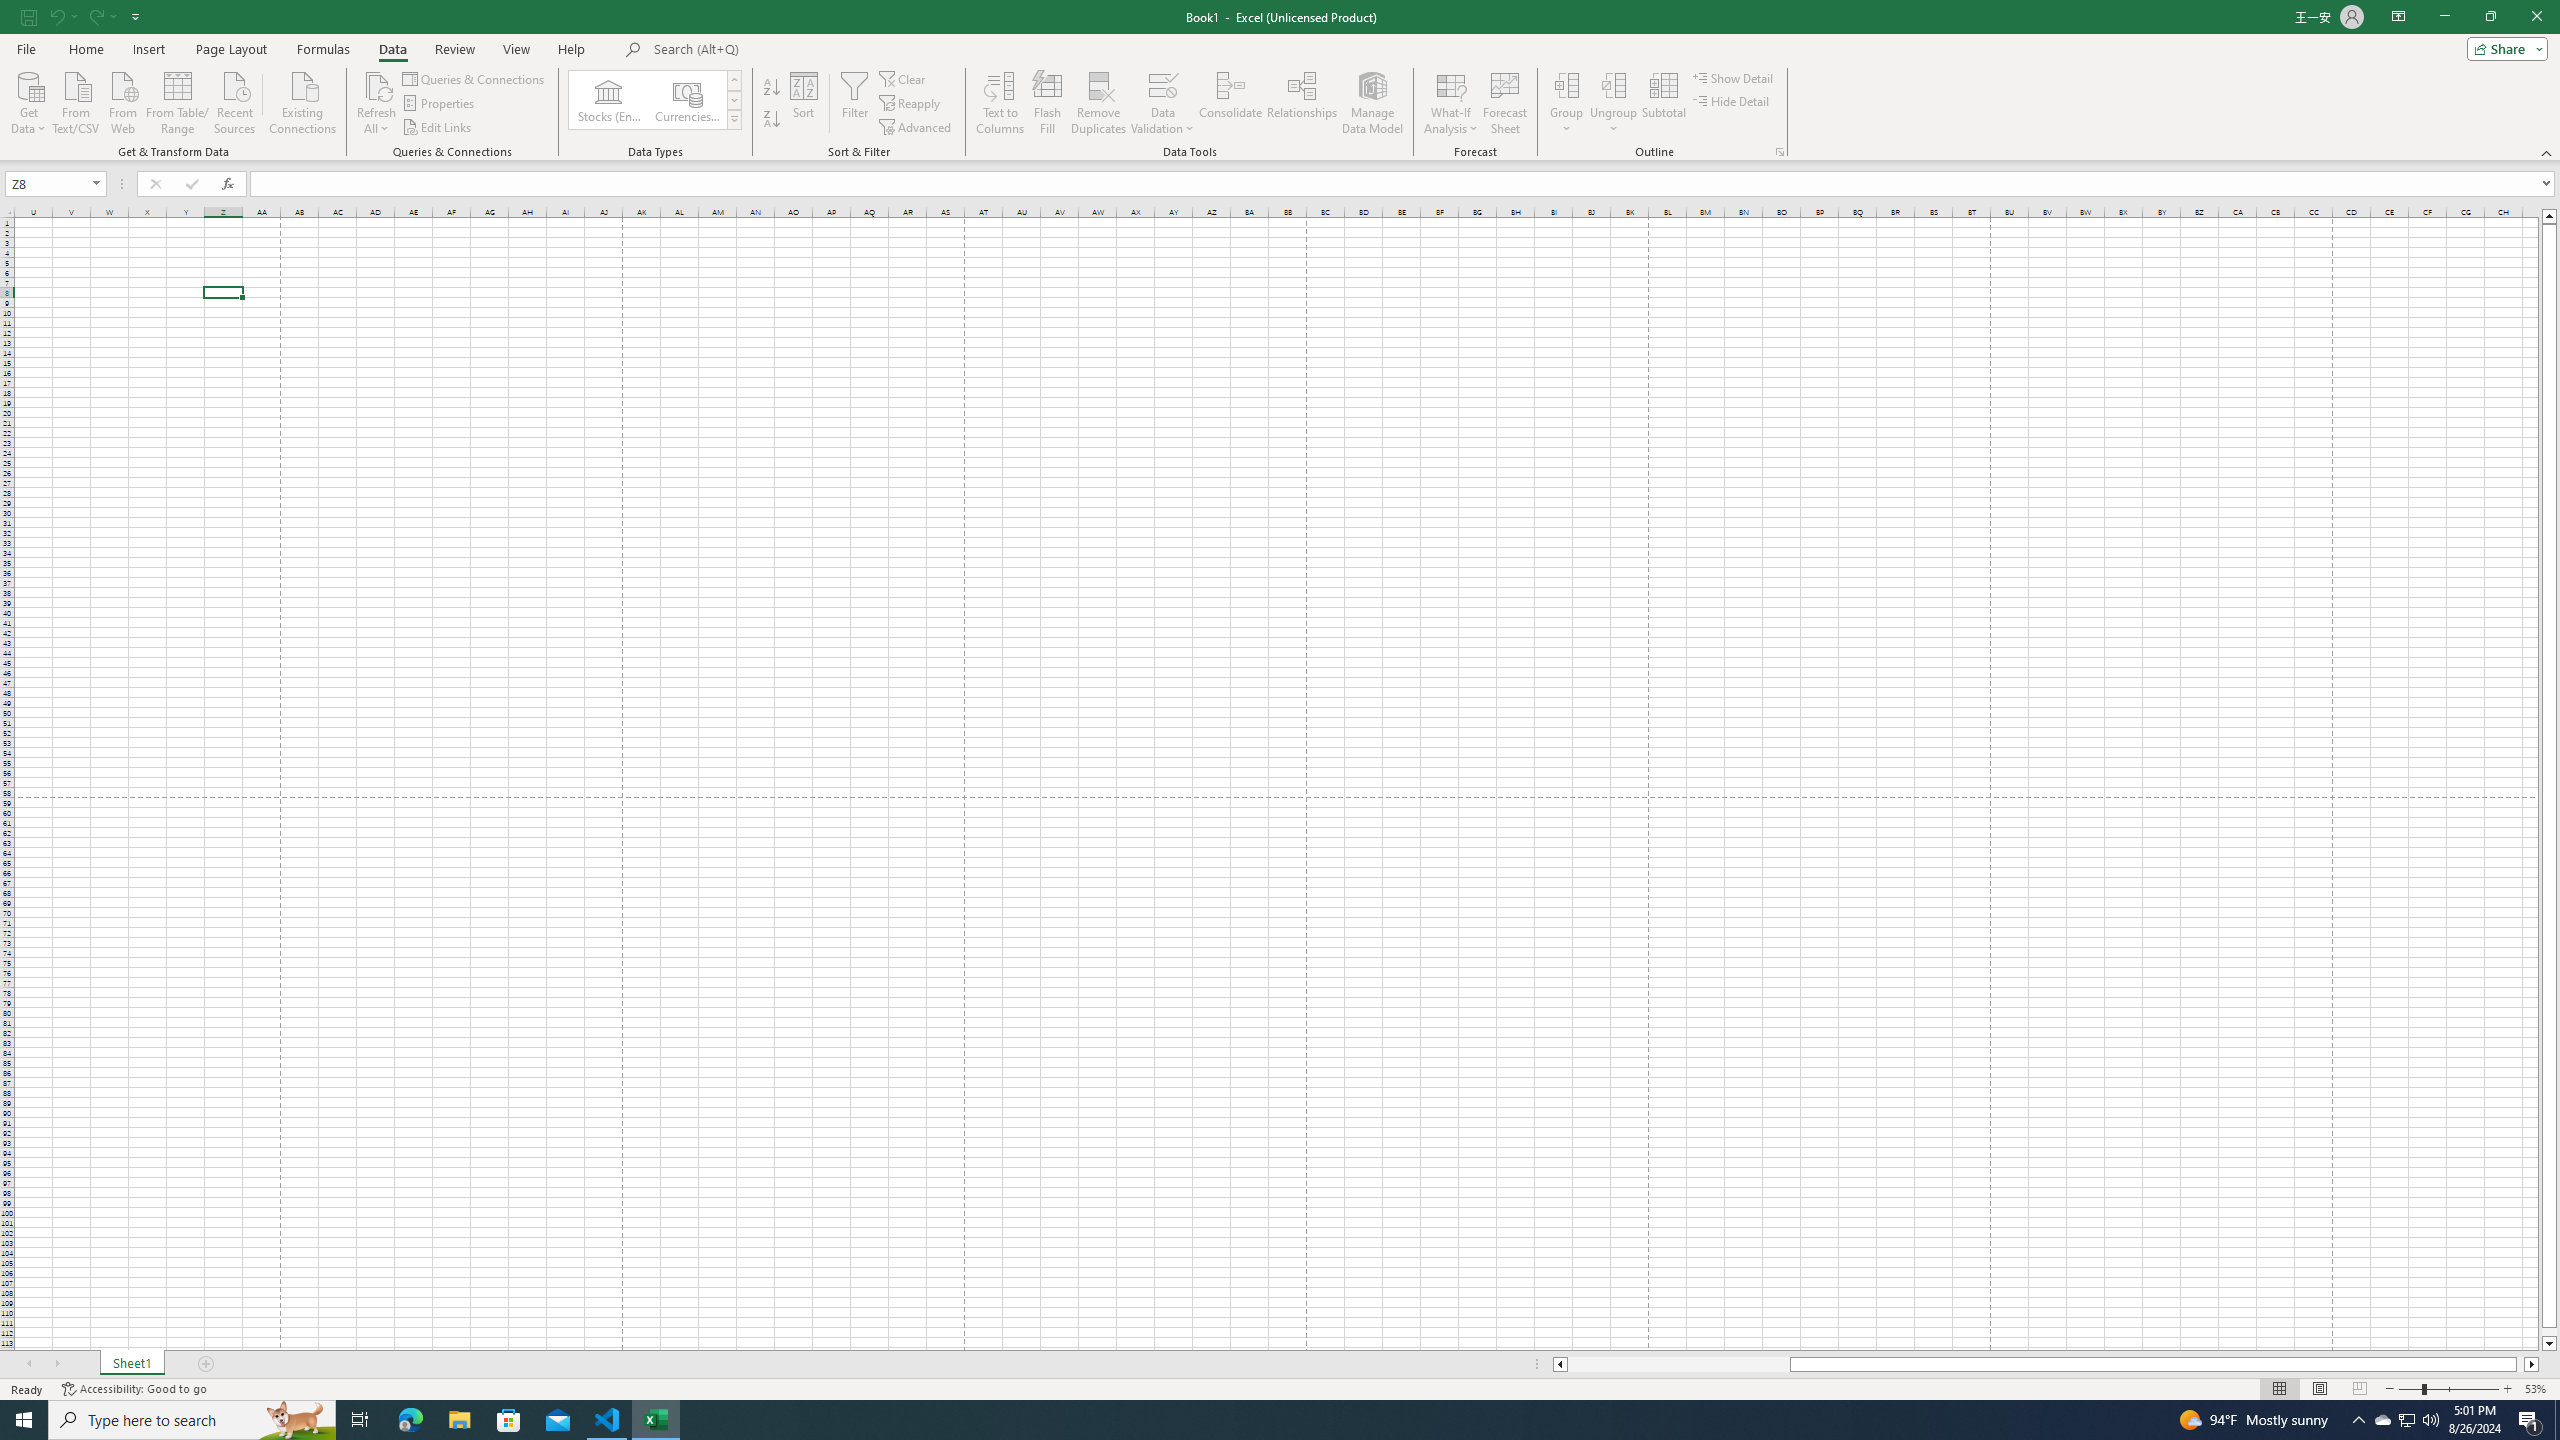  Describe the element at coordinates (2548, 1332) in the screenshot. I see `'Page down'` at that location.